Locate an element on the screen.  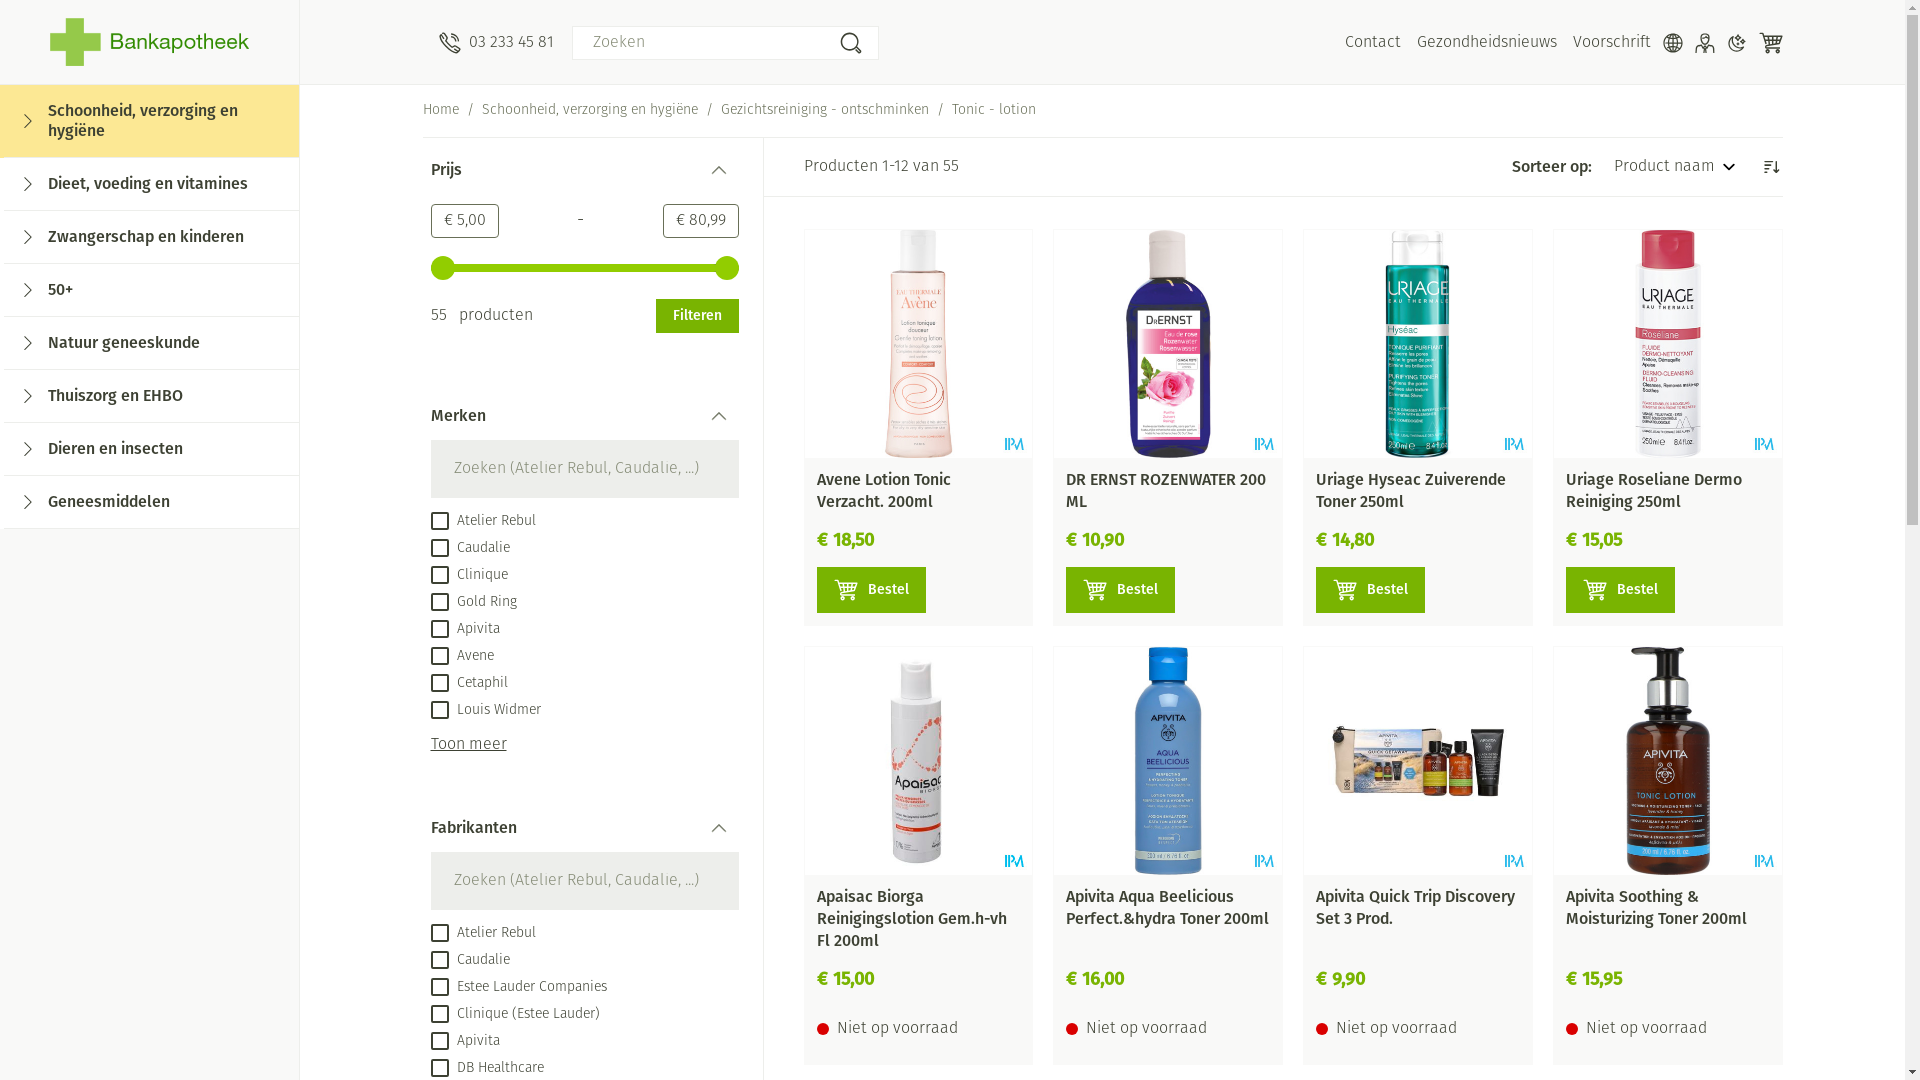
'Clinique (Estee Lauder)' is located at coordinates (514, 1014).